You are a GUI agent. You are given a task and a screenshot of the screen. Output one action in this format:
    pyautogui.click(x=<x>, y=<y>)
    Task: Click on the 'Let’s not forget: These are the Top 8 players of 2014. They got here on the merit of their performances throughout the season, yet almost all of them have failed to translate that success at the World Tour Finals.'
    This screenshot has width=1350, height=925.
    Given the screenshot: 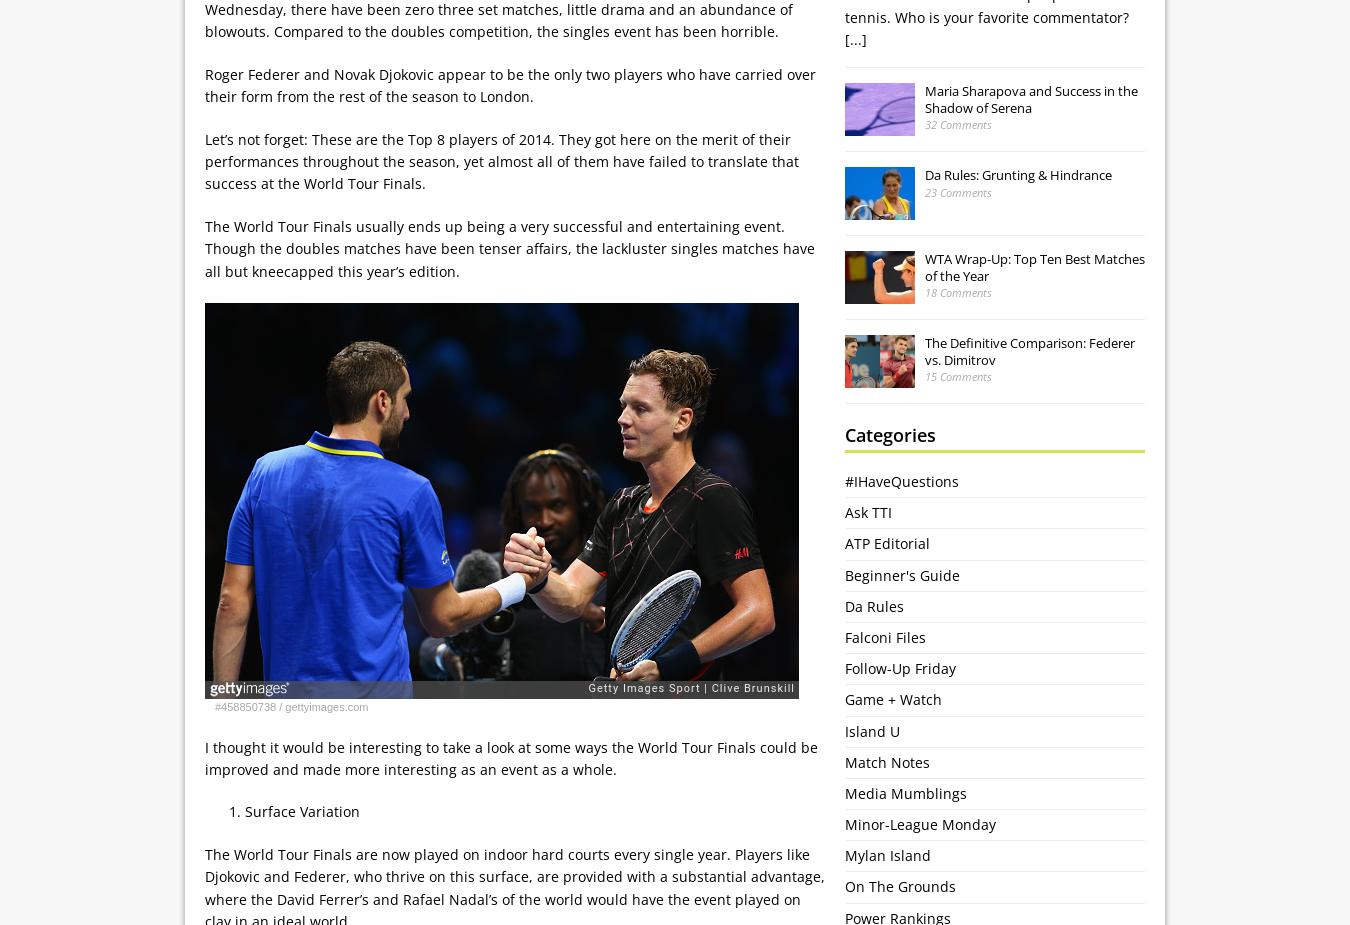 What is the action you would take?
    pyautogui.click(x=501, y=160)
    